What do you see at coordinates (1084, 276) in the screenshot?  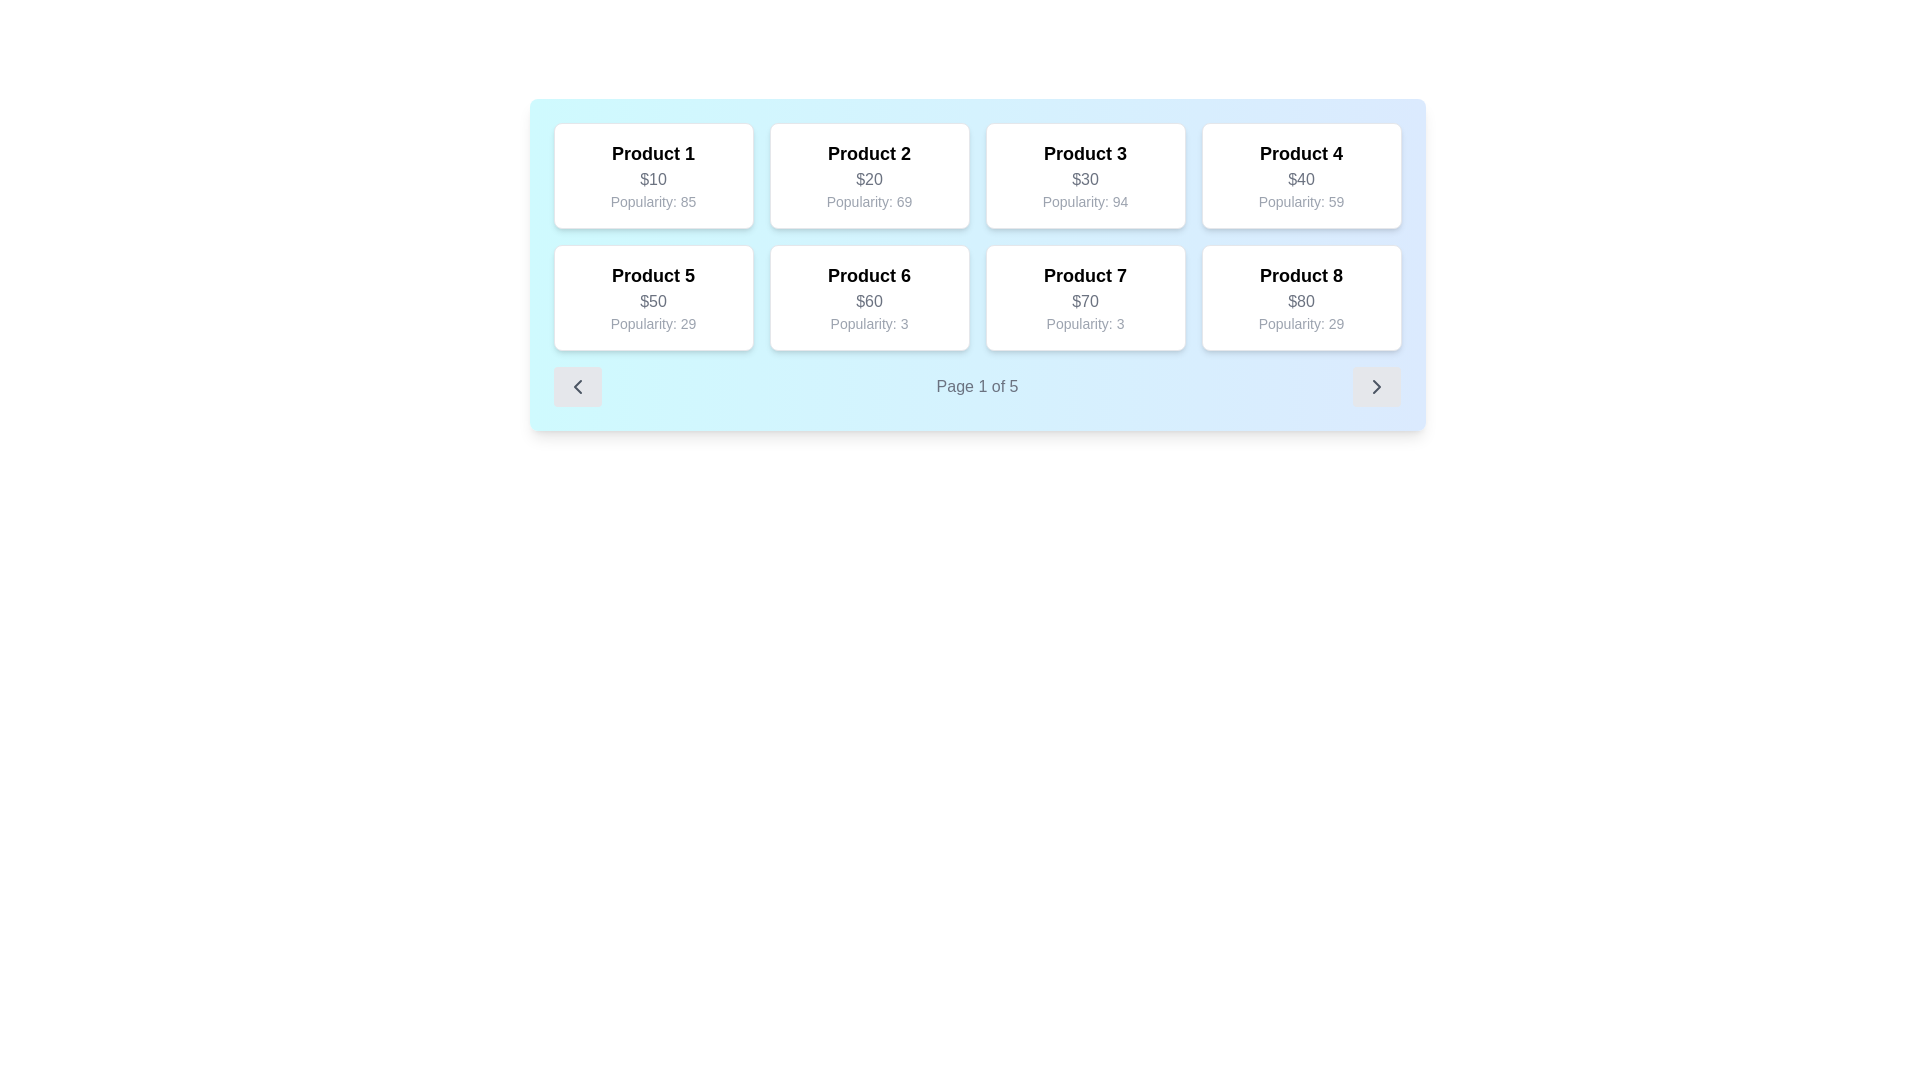 I see `the 'Product 7' text label which is displayed in bold, black font inside a white card with rounded corners, located at the top of the second card in the grid` at bounding box center [1084, 276].